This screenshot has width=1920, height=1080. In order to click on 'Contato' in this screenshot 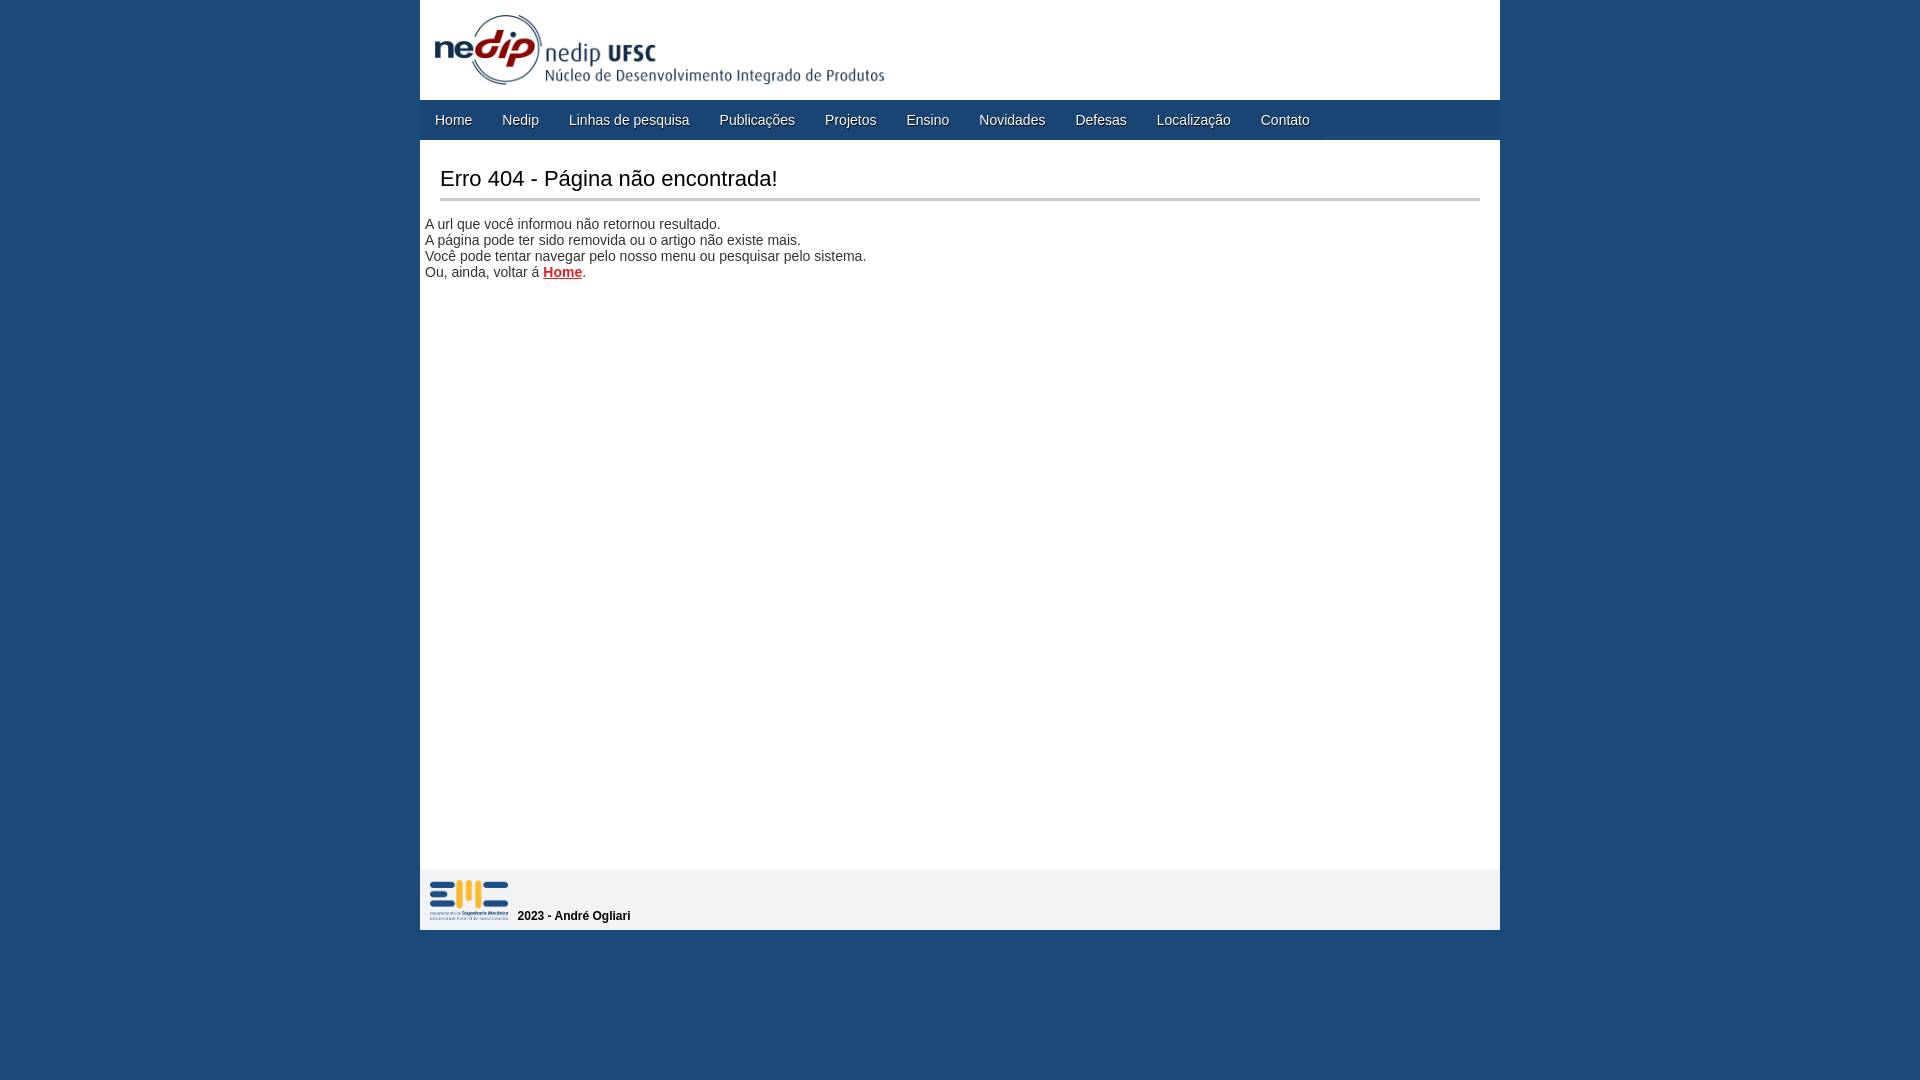, I will do `click(1285, 119)`.